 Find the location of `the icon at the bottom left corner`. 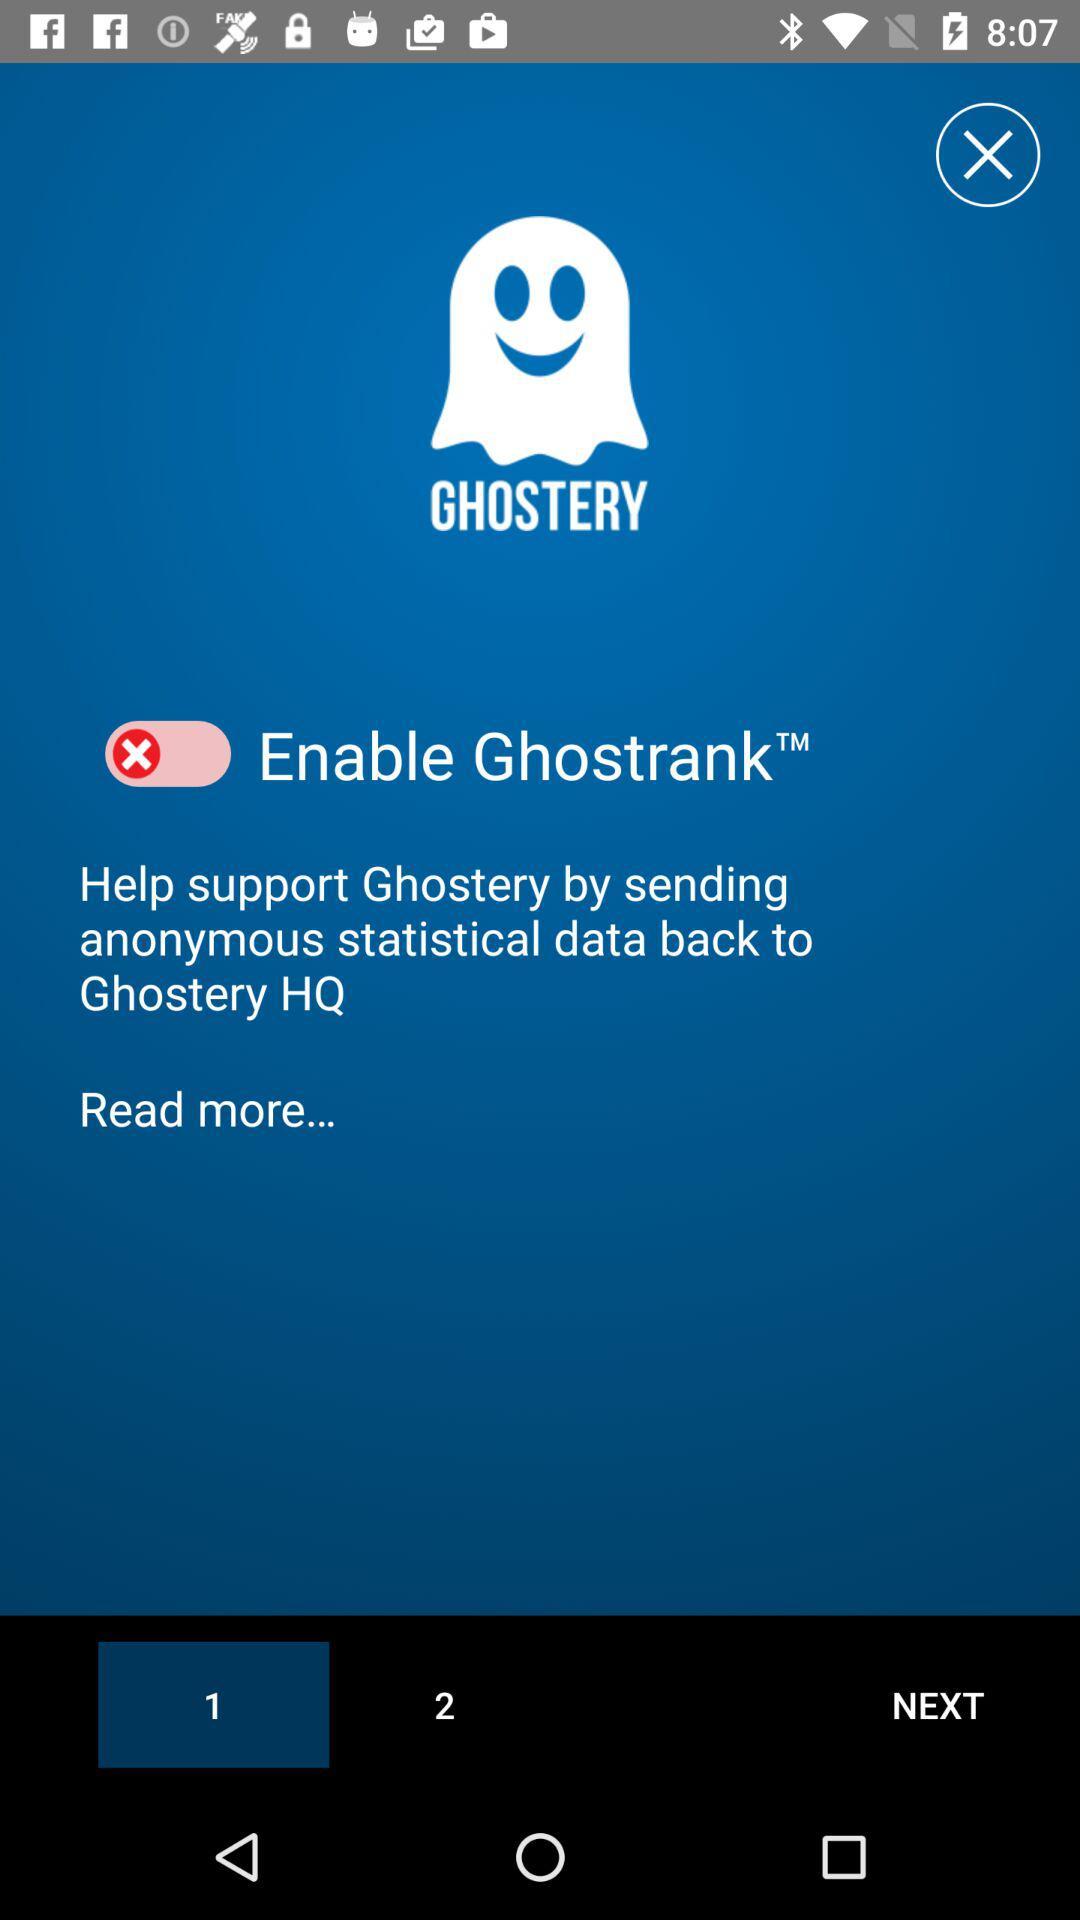

the icon at the bottom left corner is located at coordinates (213, 1703).